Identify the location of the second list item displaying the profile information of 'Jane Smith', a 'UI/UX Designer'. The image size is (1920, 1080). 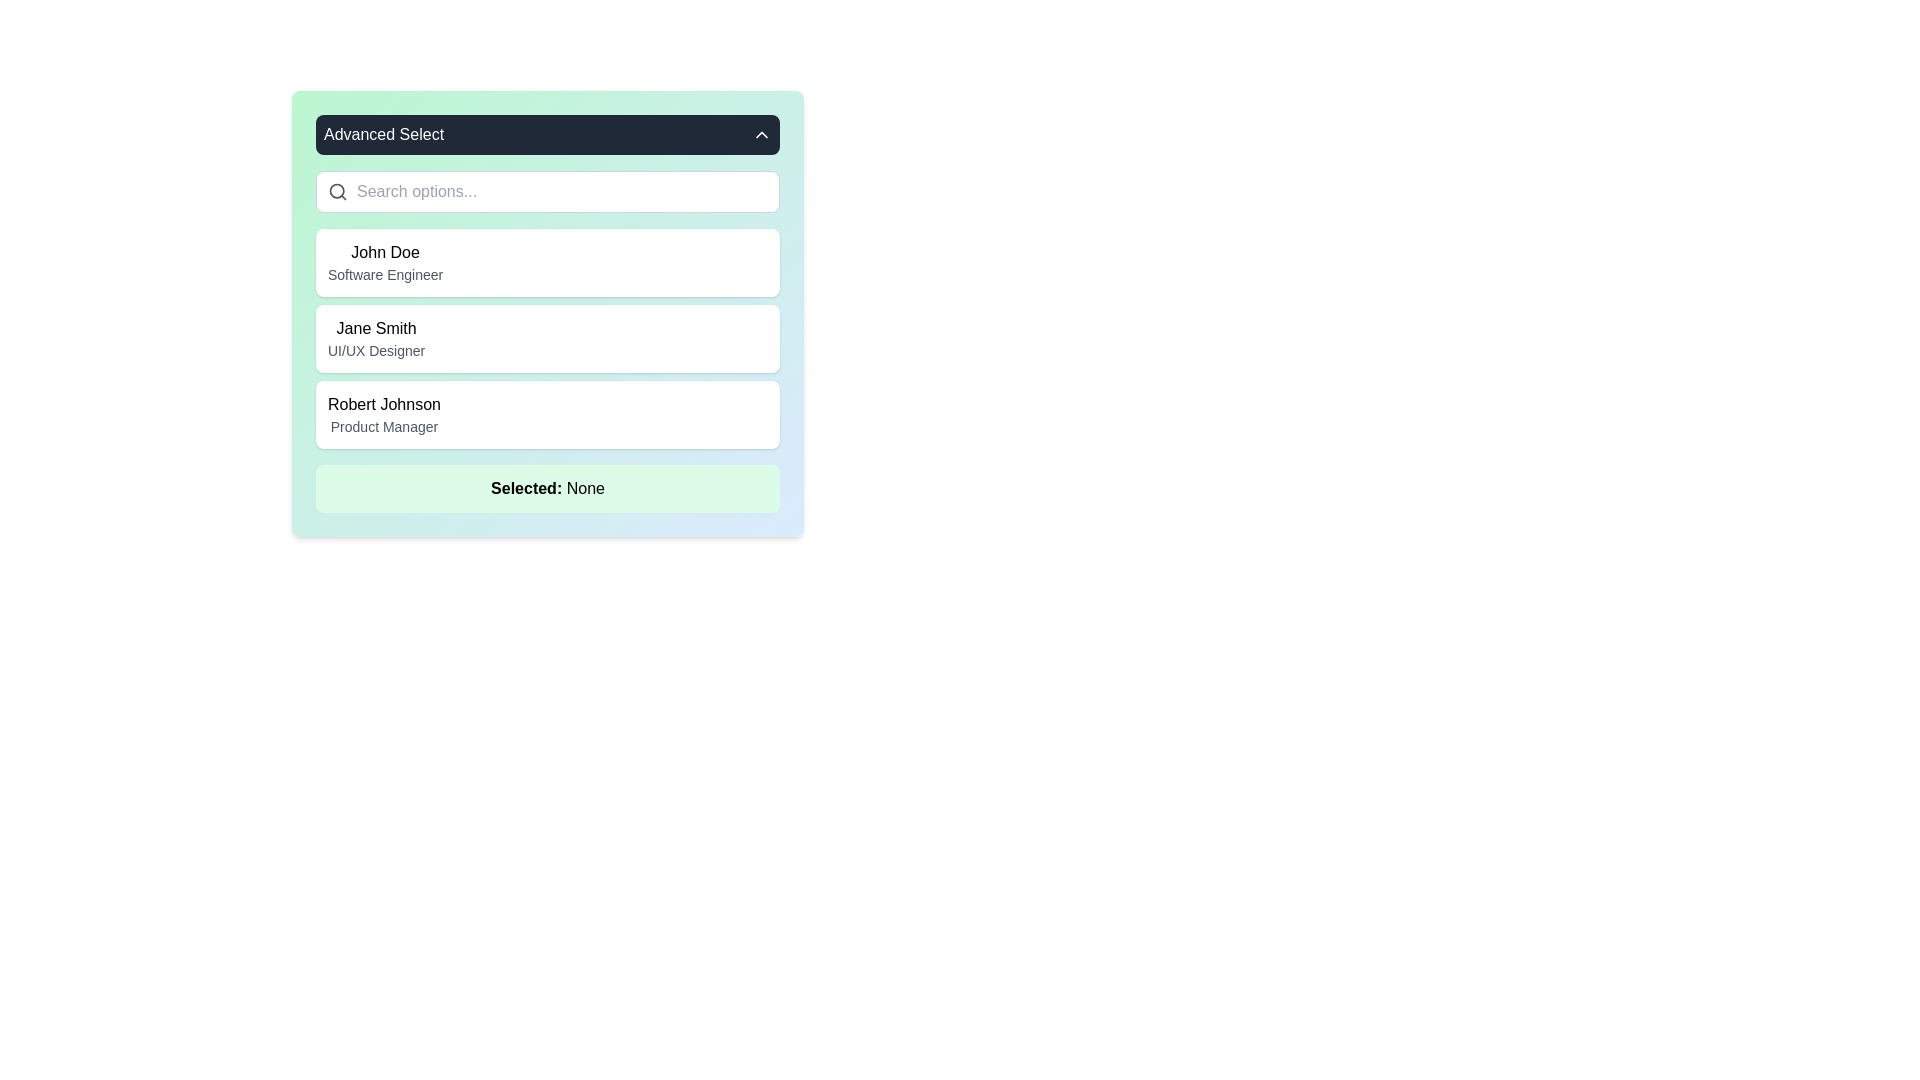
(547, 338).